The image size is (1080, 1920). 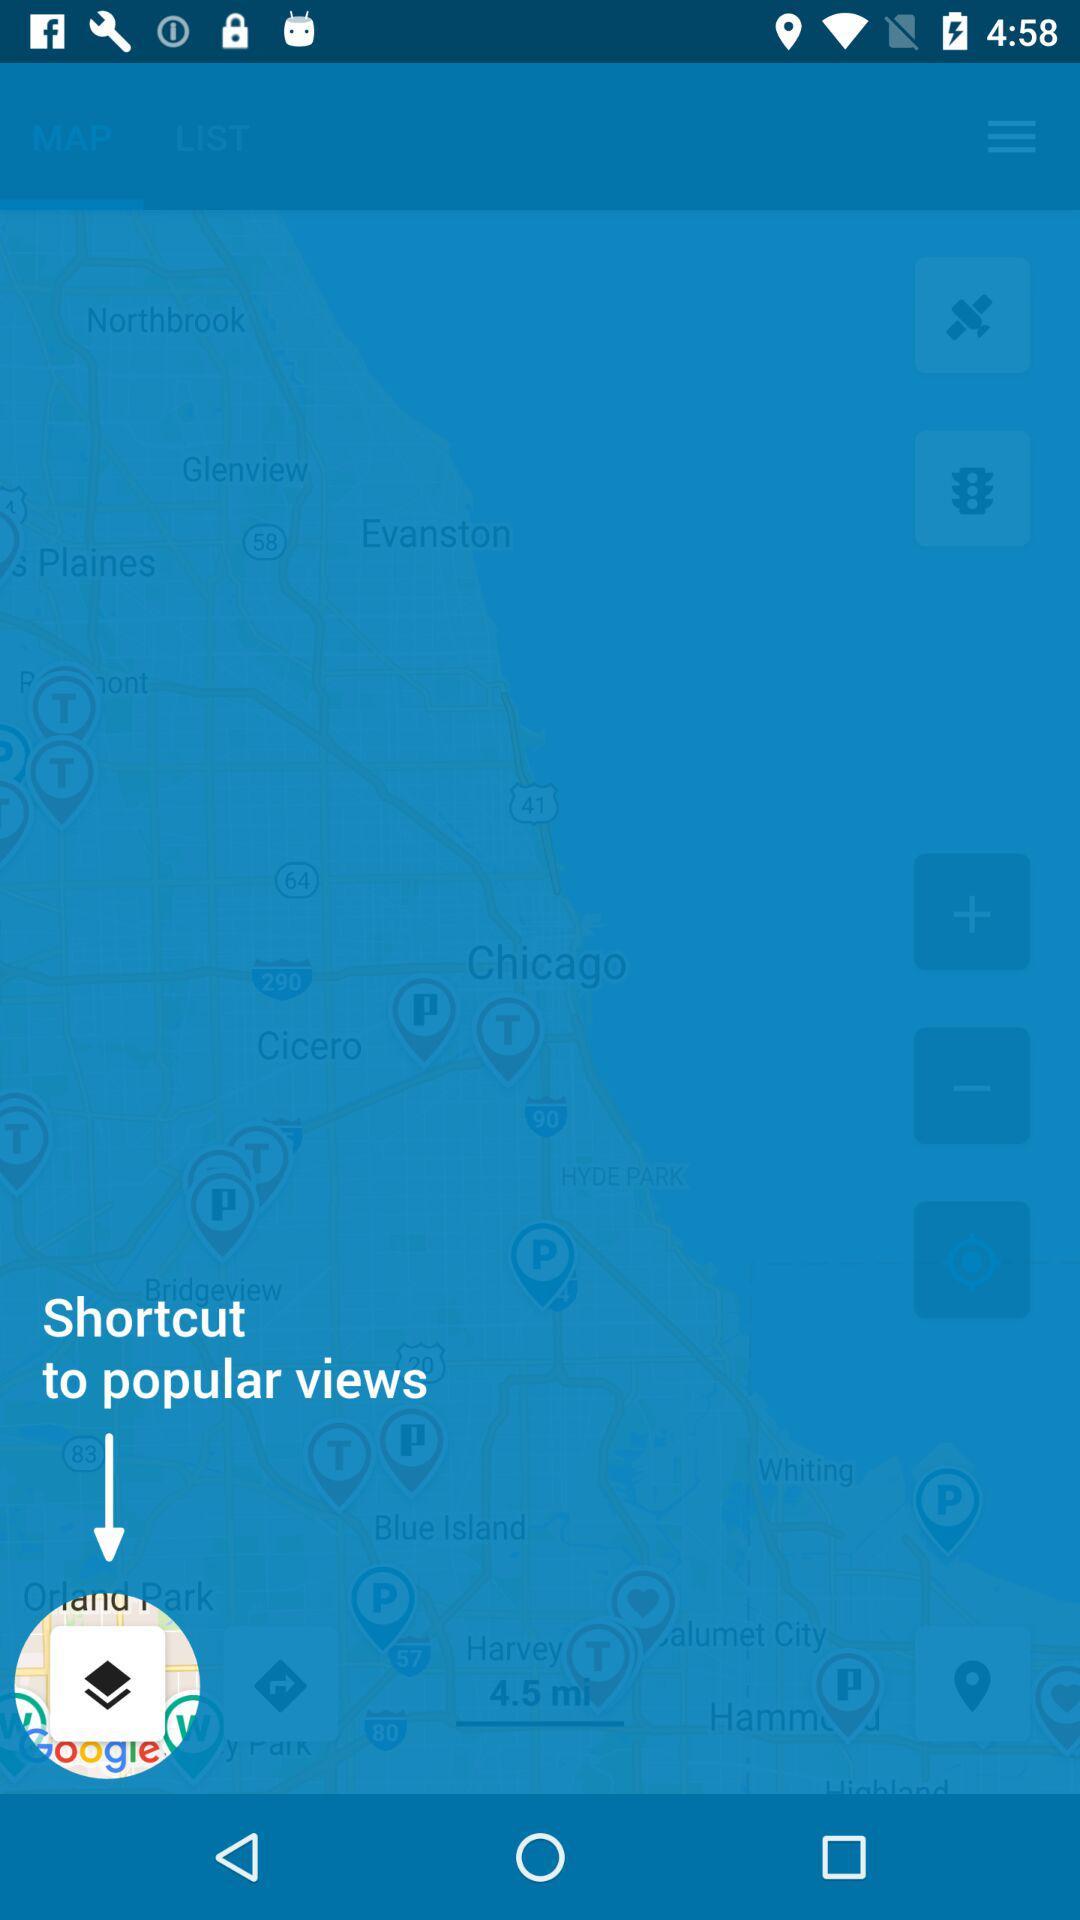 I want to click on asking location, so click(x=971, y=1685).